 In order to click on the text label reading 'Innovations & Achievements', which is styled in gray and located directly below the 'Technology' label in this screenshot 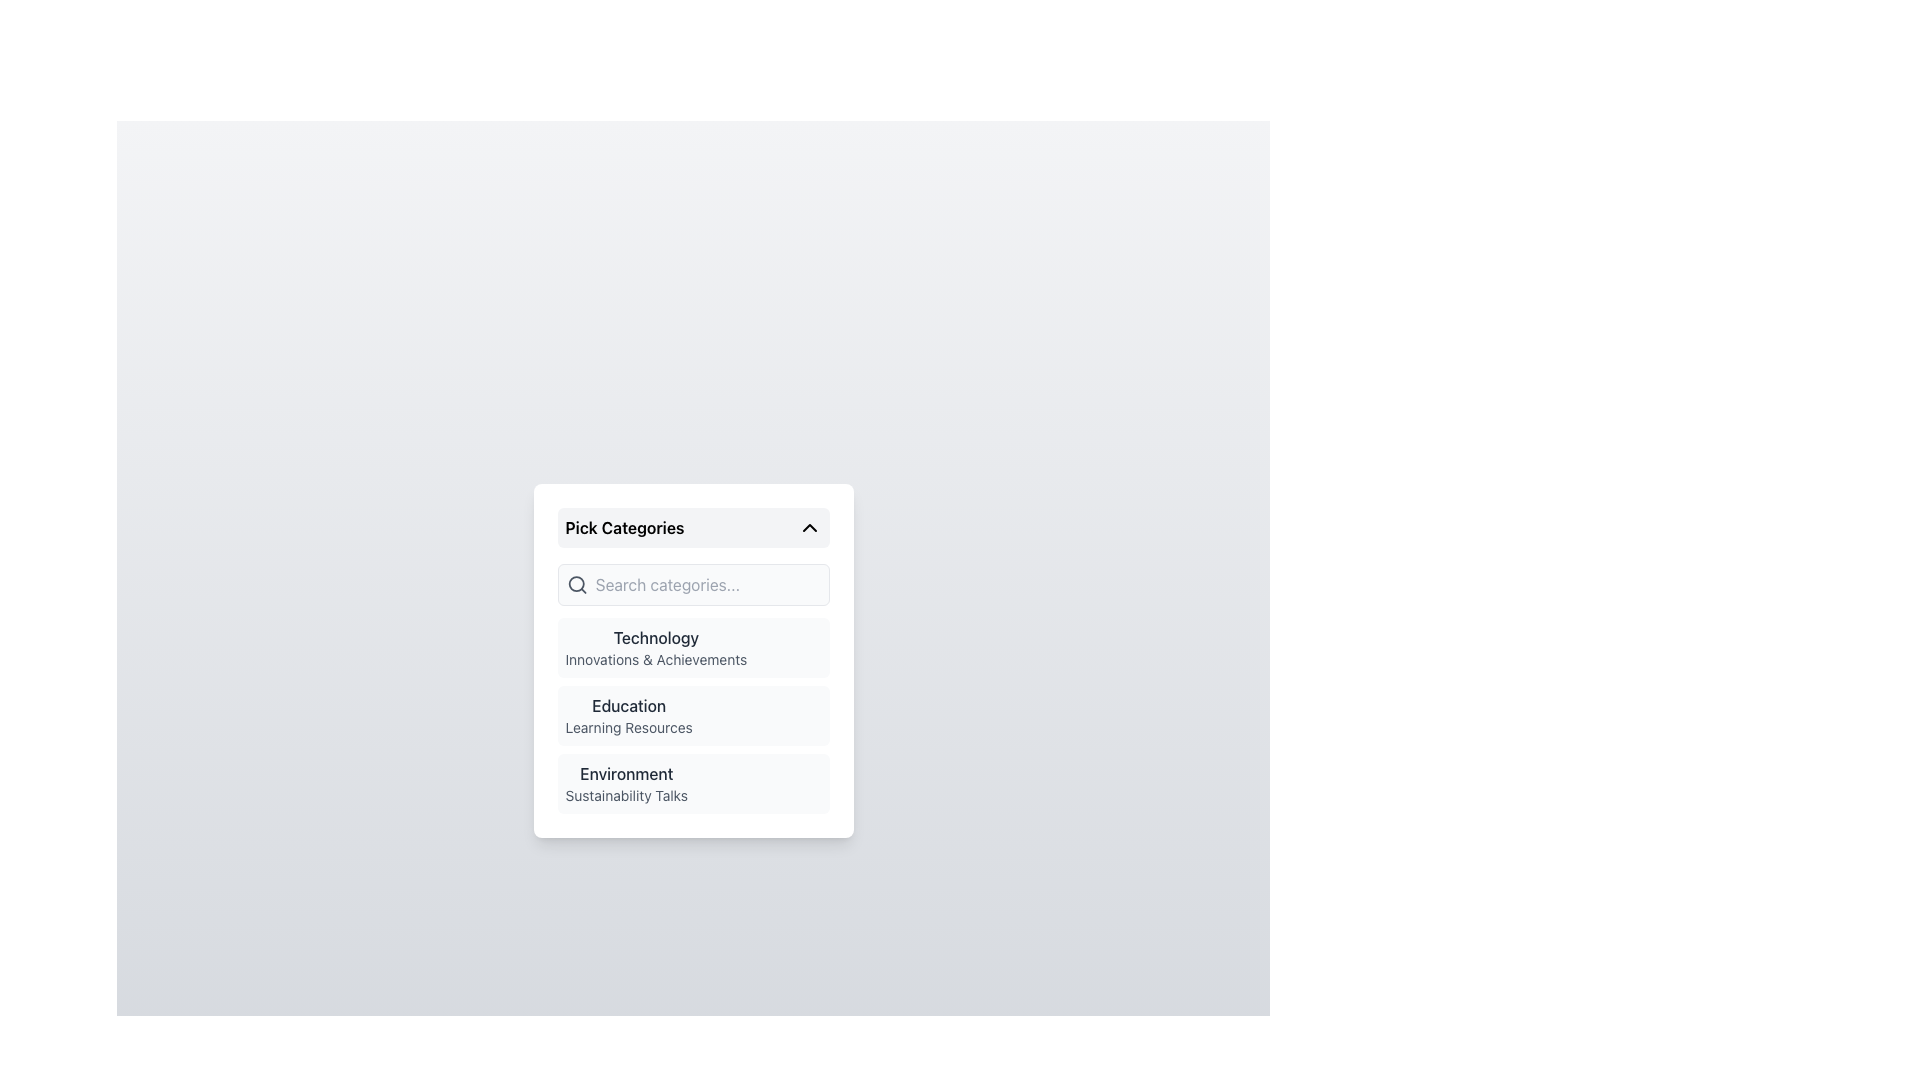, I will do `click(656, 659)`.